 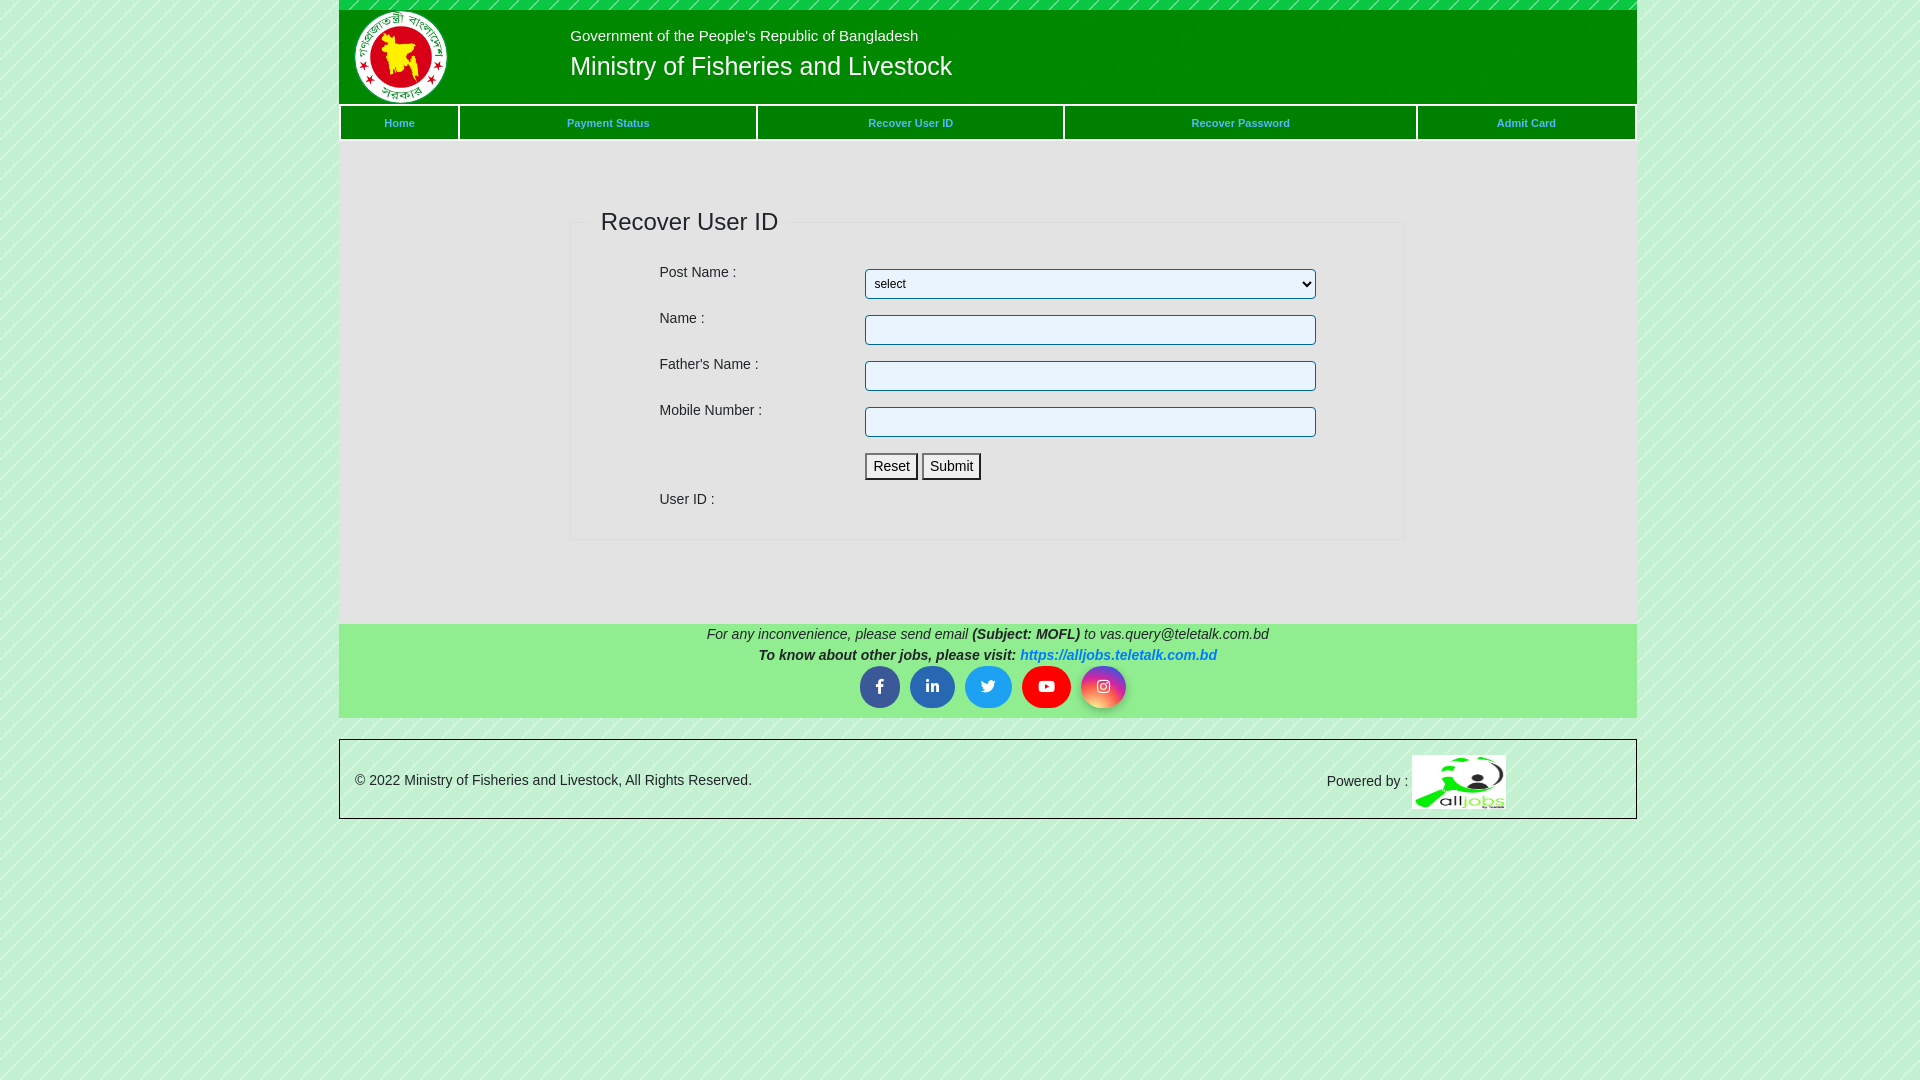 I want to click on 'Youtube', so click(x=1045, y=686).